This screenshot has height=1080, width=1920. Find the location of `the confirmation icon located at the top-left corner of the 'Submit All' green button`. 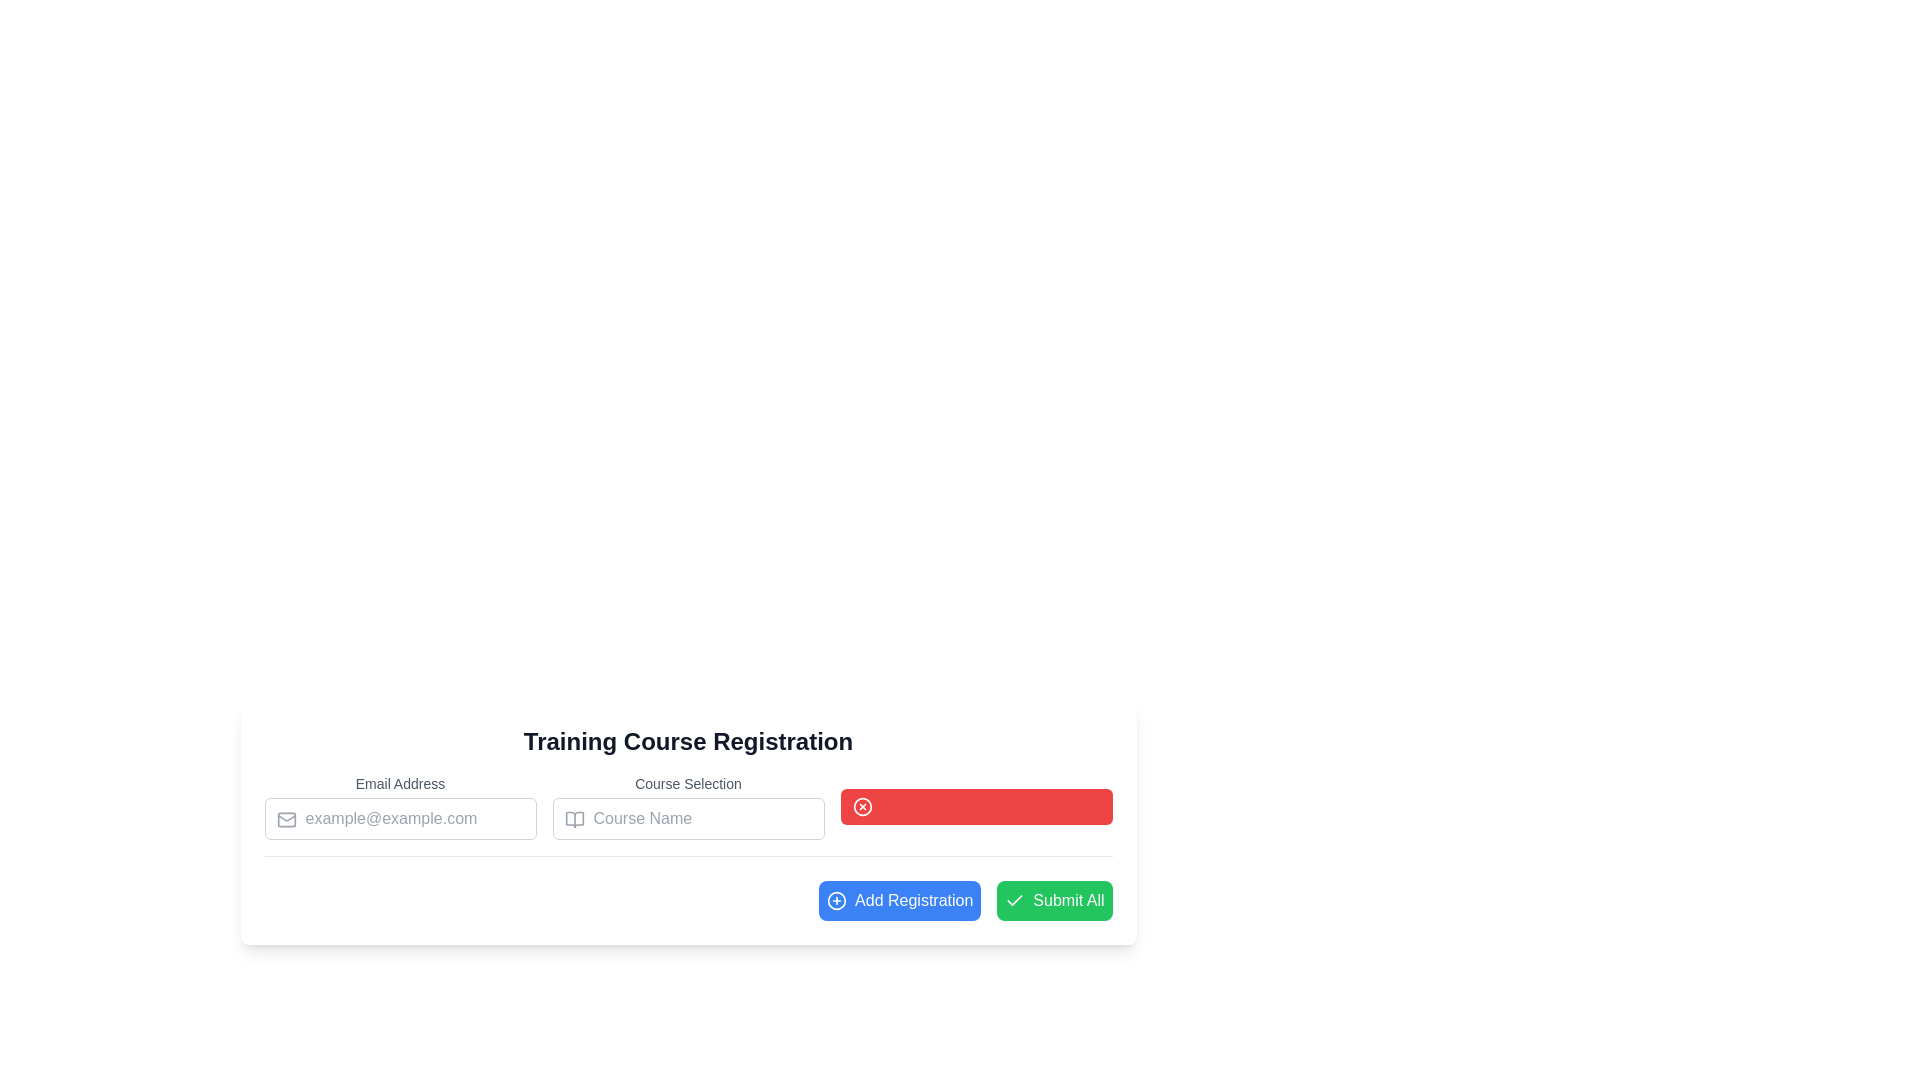

the confirmation icon located at the top-left corner of the 'Submit All' green button is located at coordinates (1015, 901).